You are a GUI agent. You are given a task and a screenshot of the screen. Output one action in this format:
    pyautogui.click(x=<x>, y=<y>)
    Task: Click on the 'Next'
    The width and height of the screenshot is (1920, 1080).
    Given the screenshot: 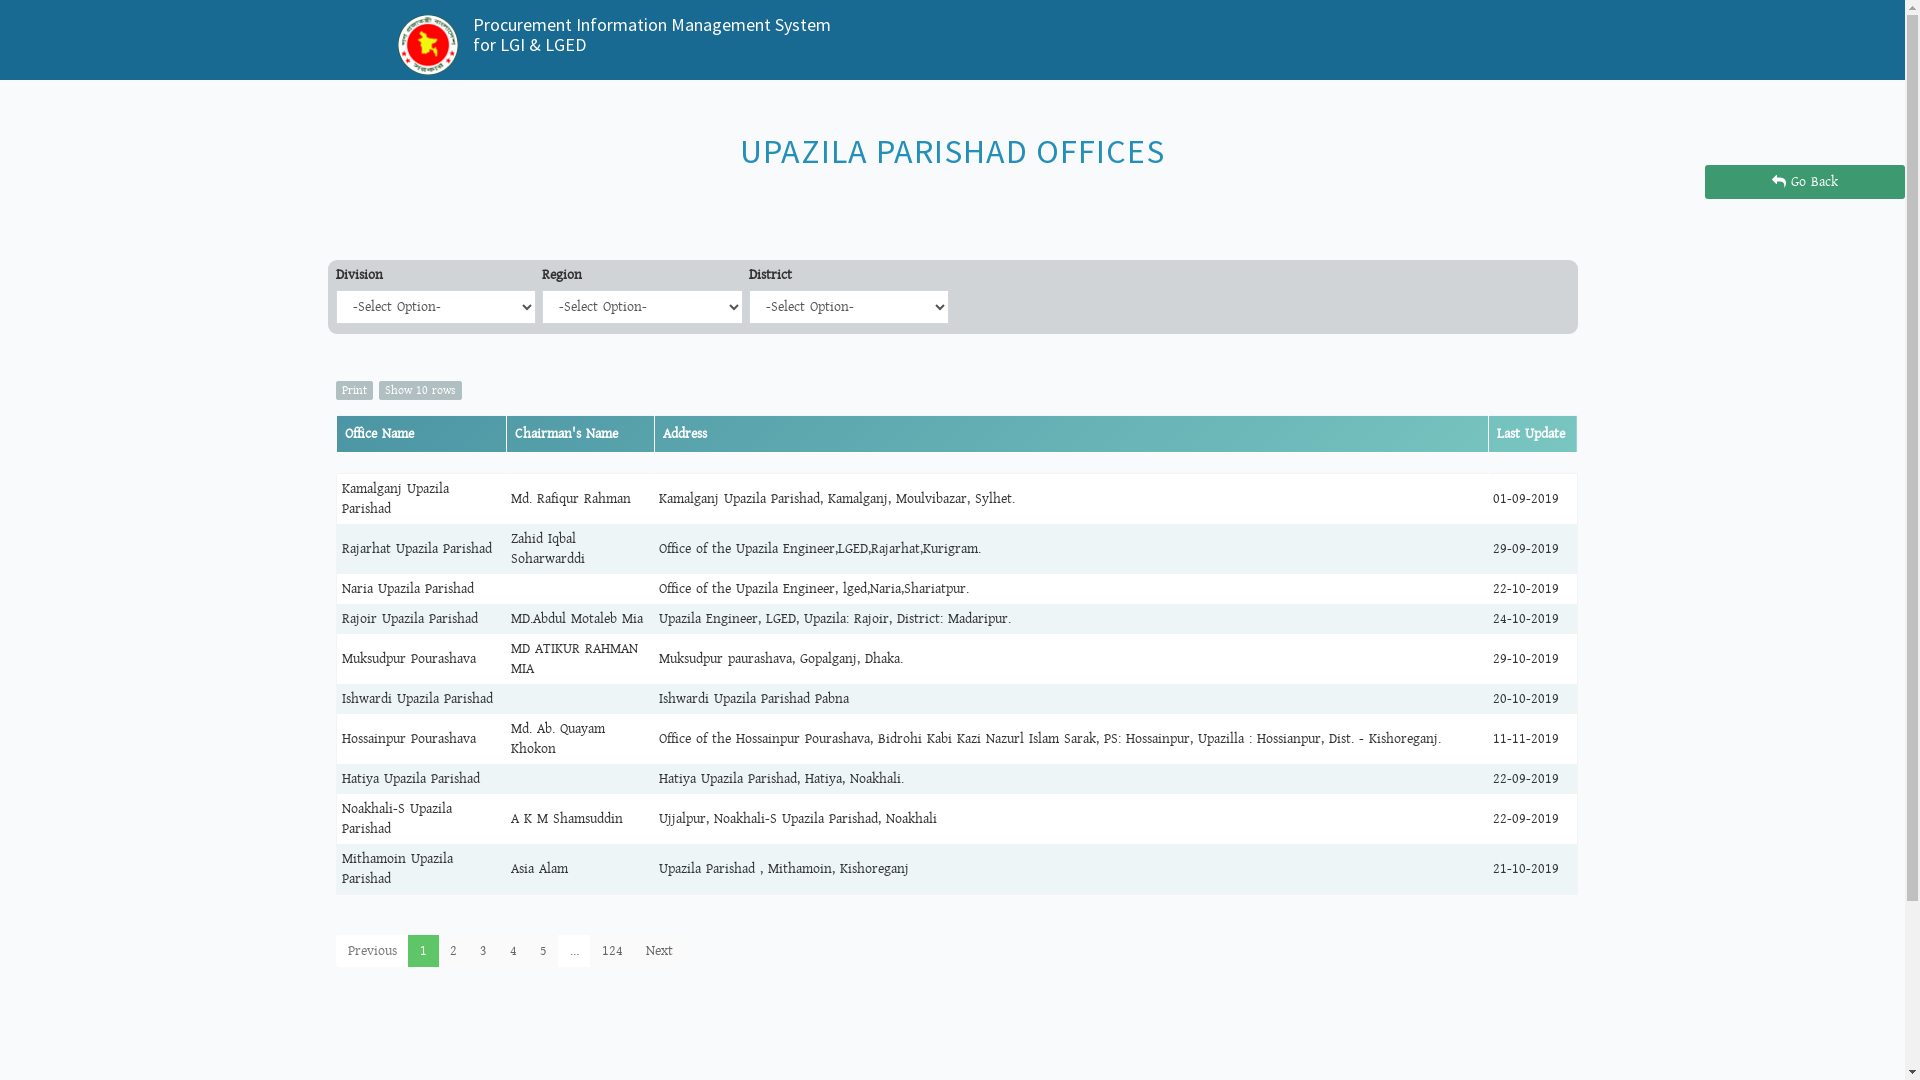 What is the action you would take?
    pyautogui.click(x=632, y=950)
    